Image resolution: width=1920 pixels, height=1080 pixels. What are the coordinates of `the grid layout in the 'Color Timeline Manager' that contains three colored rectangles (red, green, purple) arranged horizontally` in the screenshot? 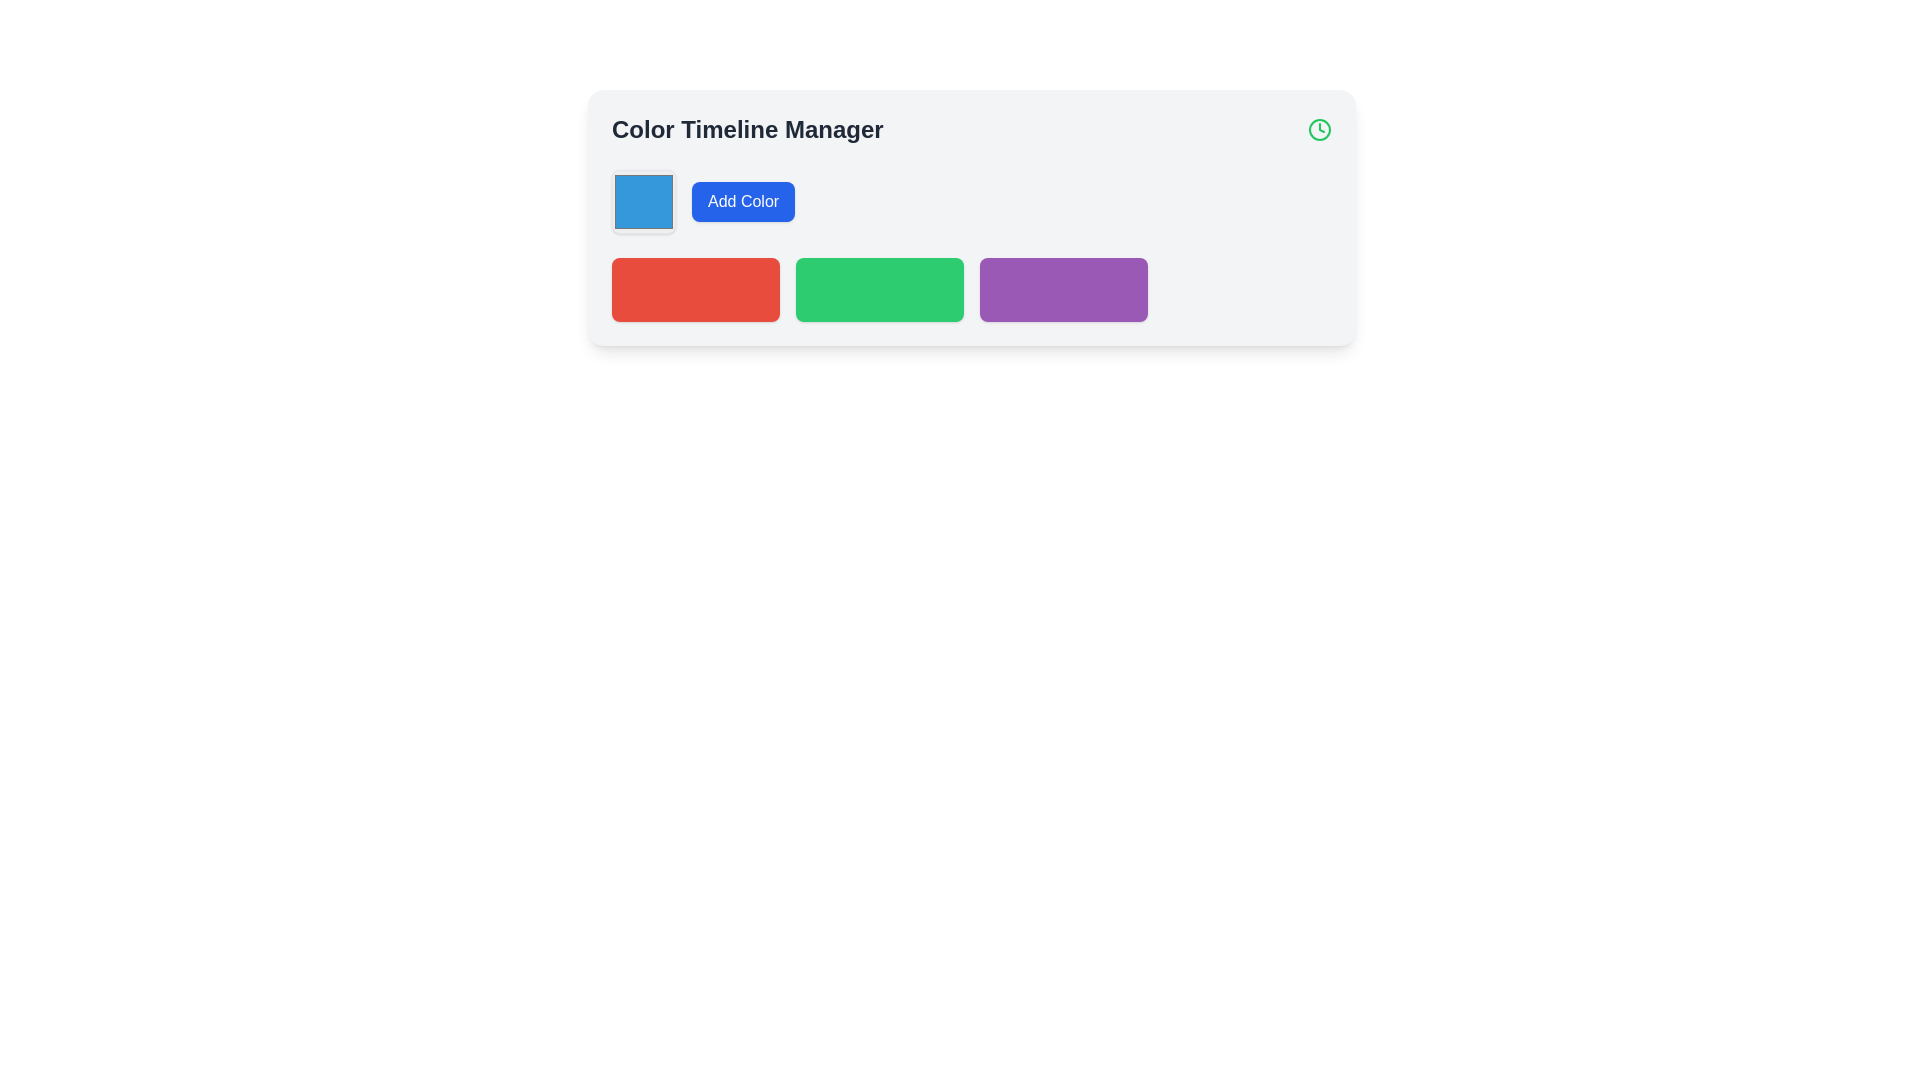 It's located at (971, 289).